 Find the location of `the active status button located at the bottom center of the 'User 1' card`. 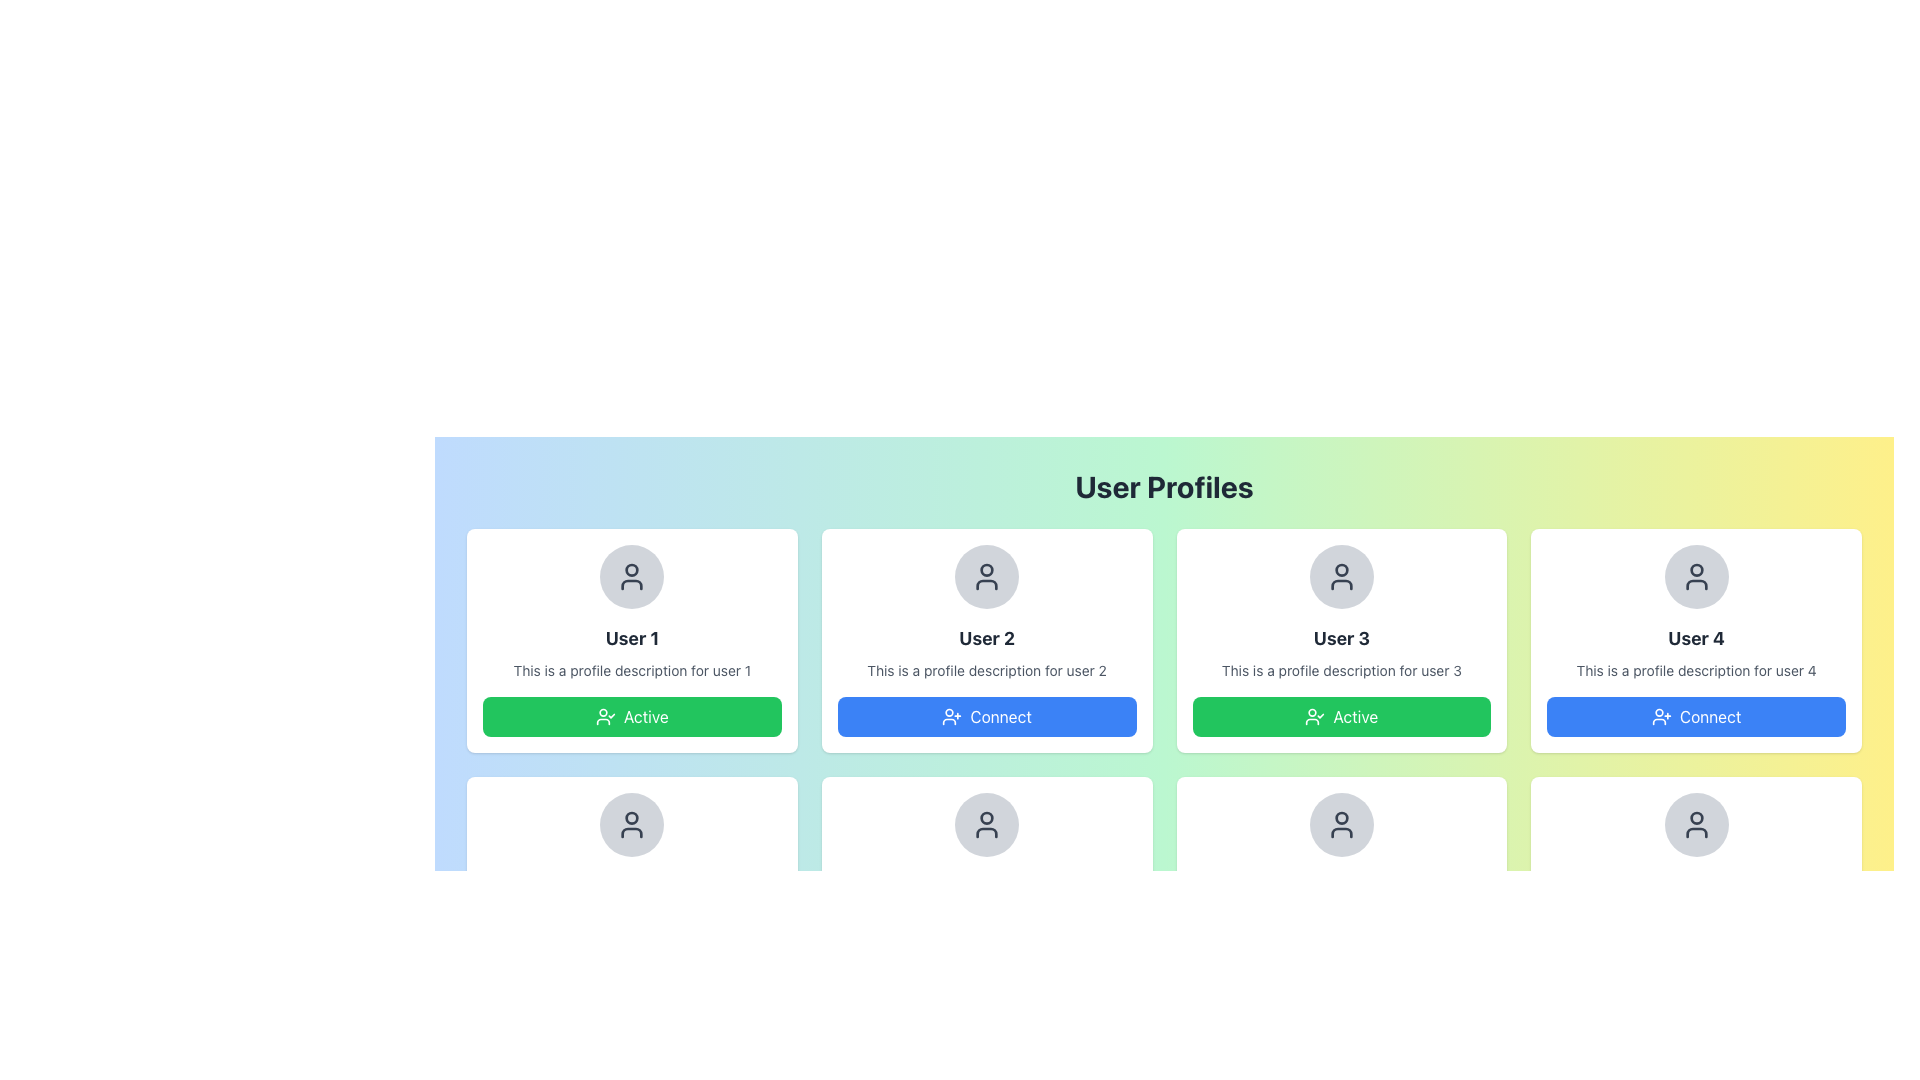

the active status button located at the bottom center of the 'User 1' card is located at coordinates (631, 716).